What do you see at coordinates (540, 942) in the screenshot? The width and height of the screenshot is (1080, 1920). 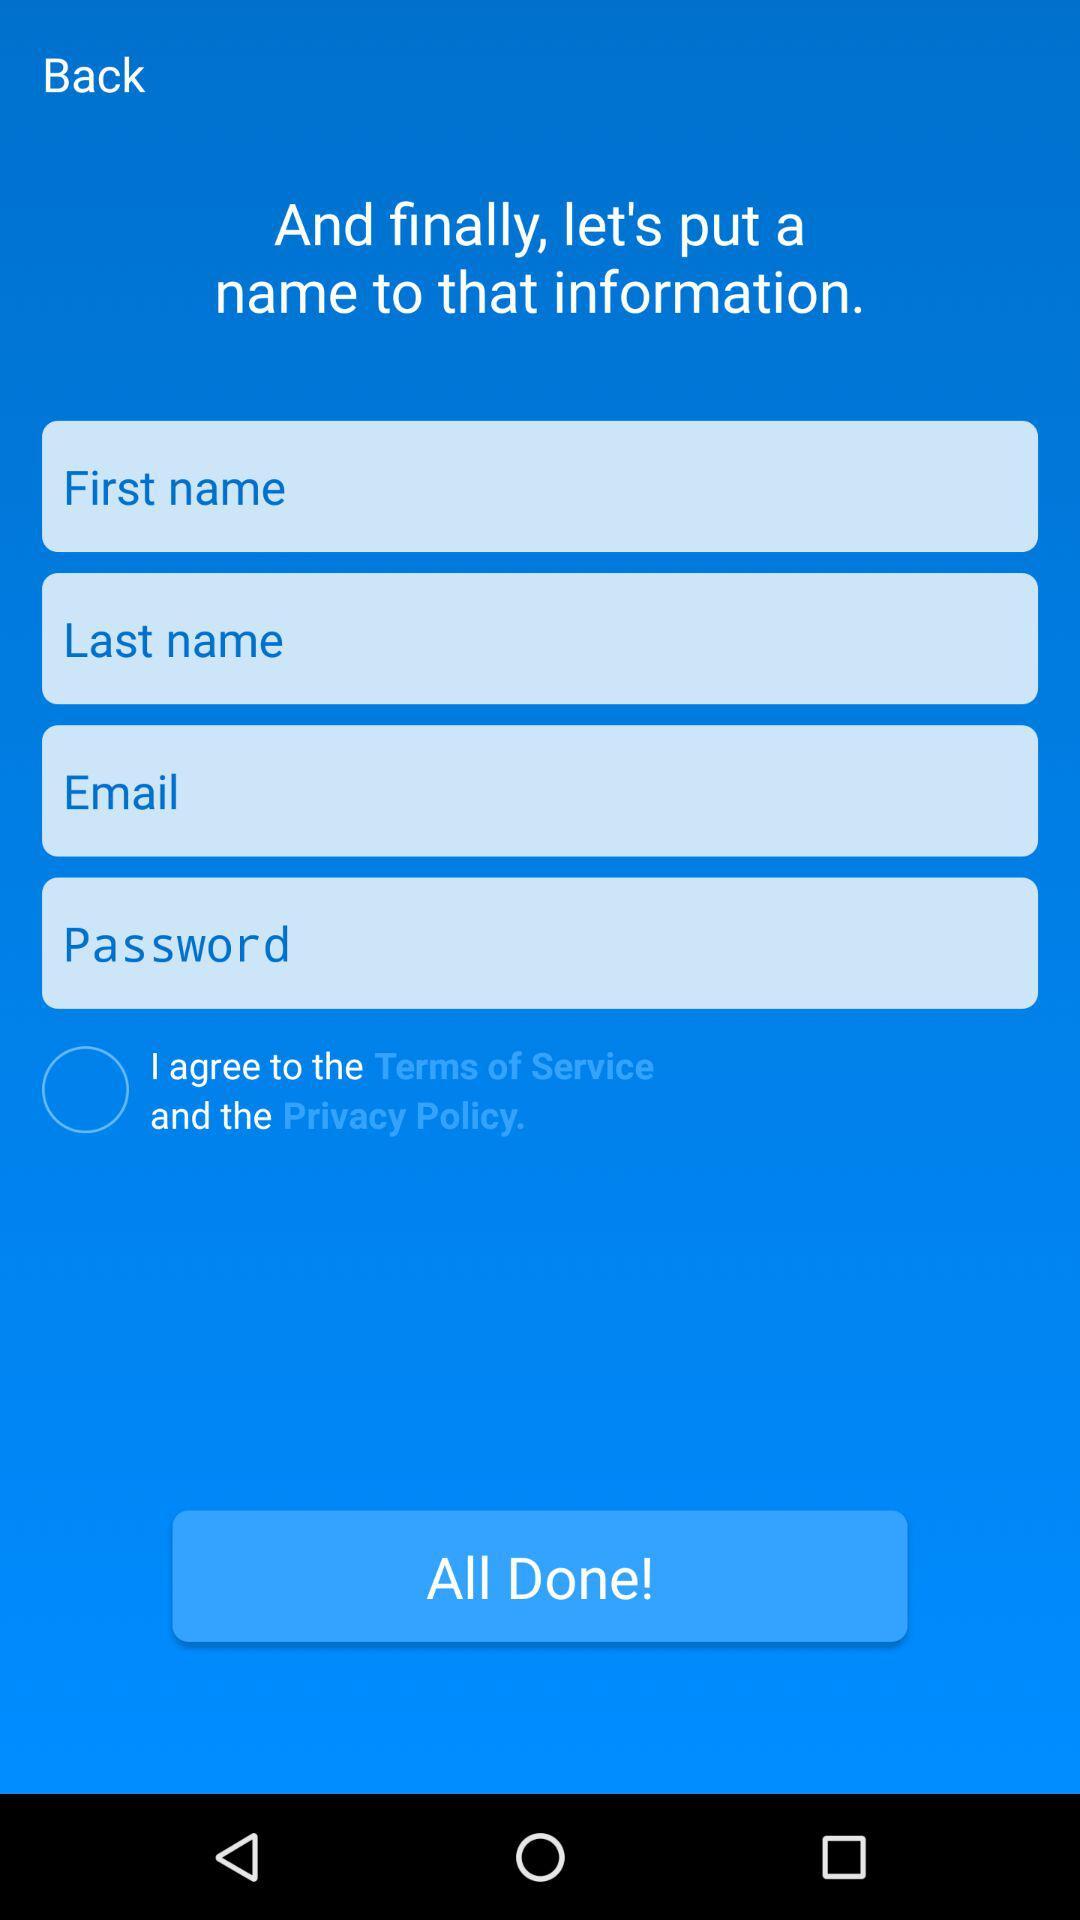 I see `text box` at bounding box center [540, 942].